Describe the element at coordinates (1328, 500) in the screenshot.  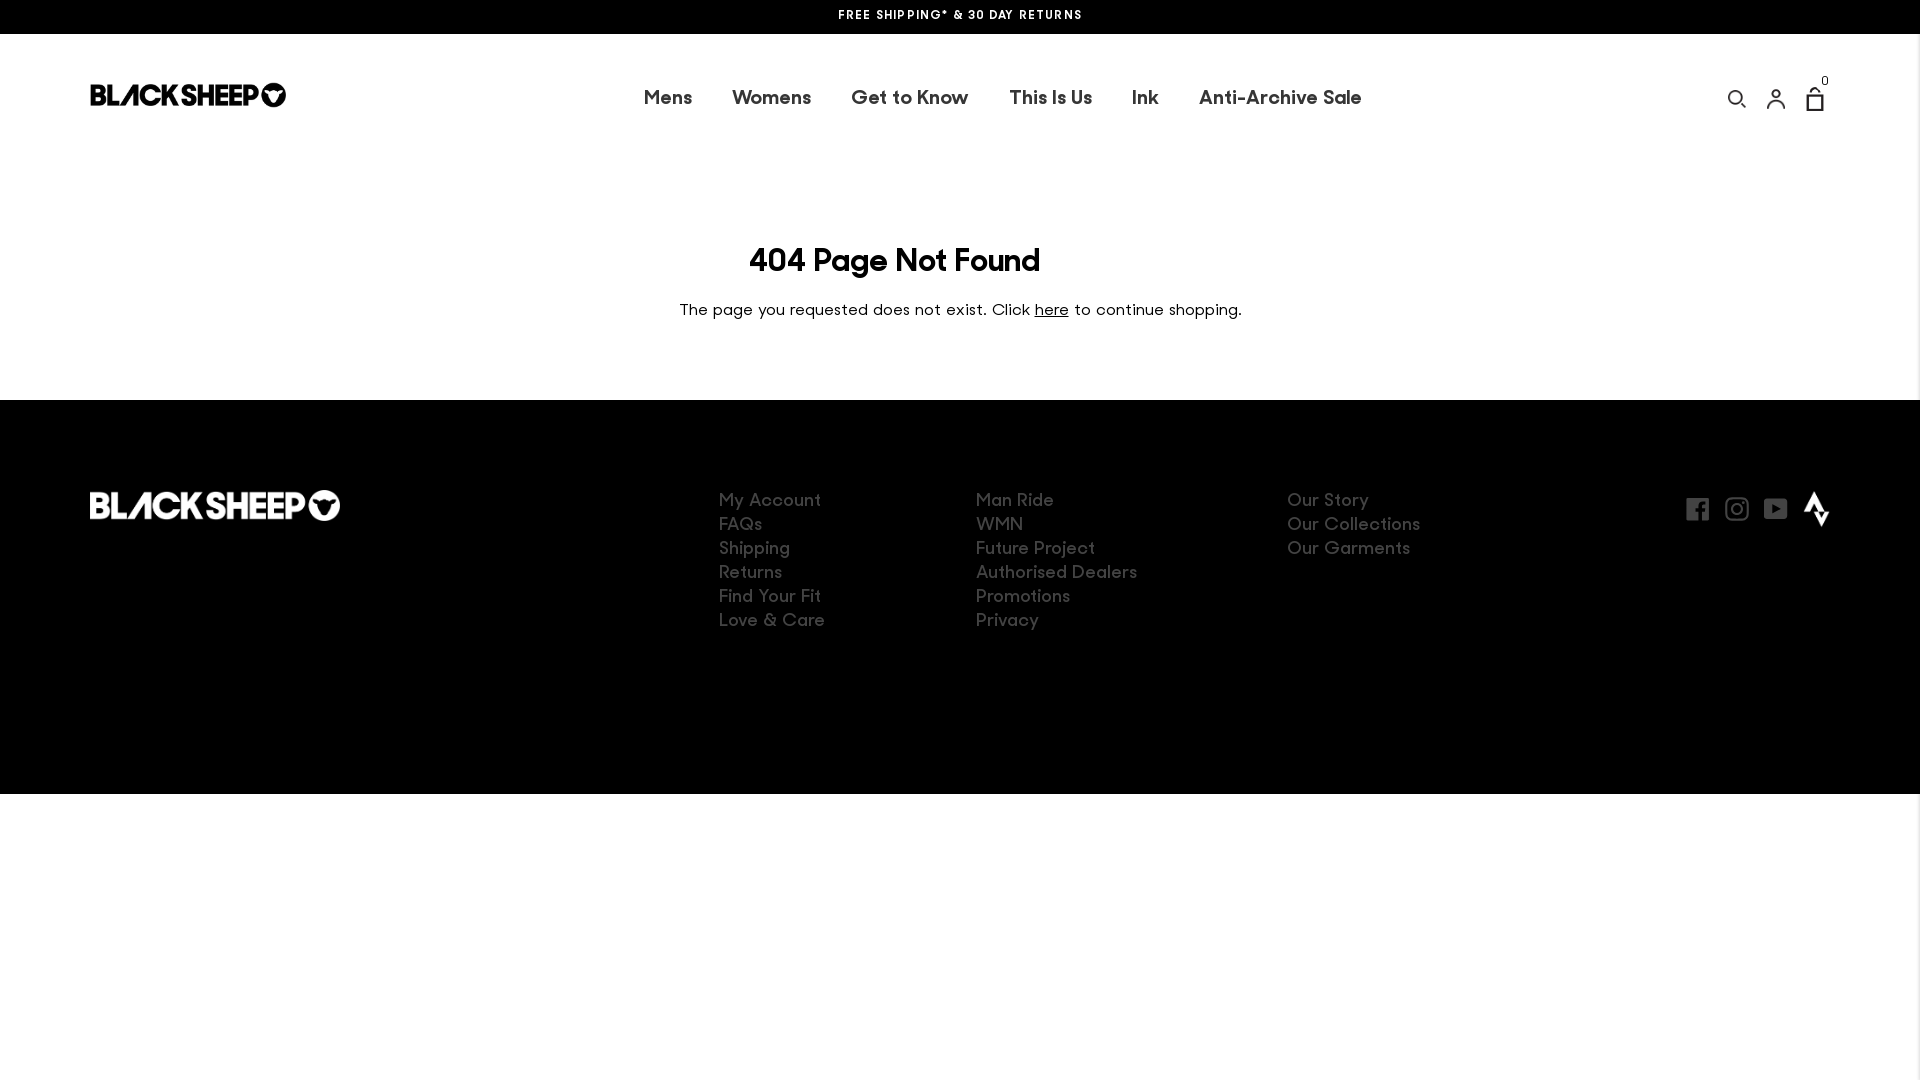
I see `'Our Story'` at that location.